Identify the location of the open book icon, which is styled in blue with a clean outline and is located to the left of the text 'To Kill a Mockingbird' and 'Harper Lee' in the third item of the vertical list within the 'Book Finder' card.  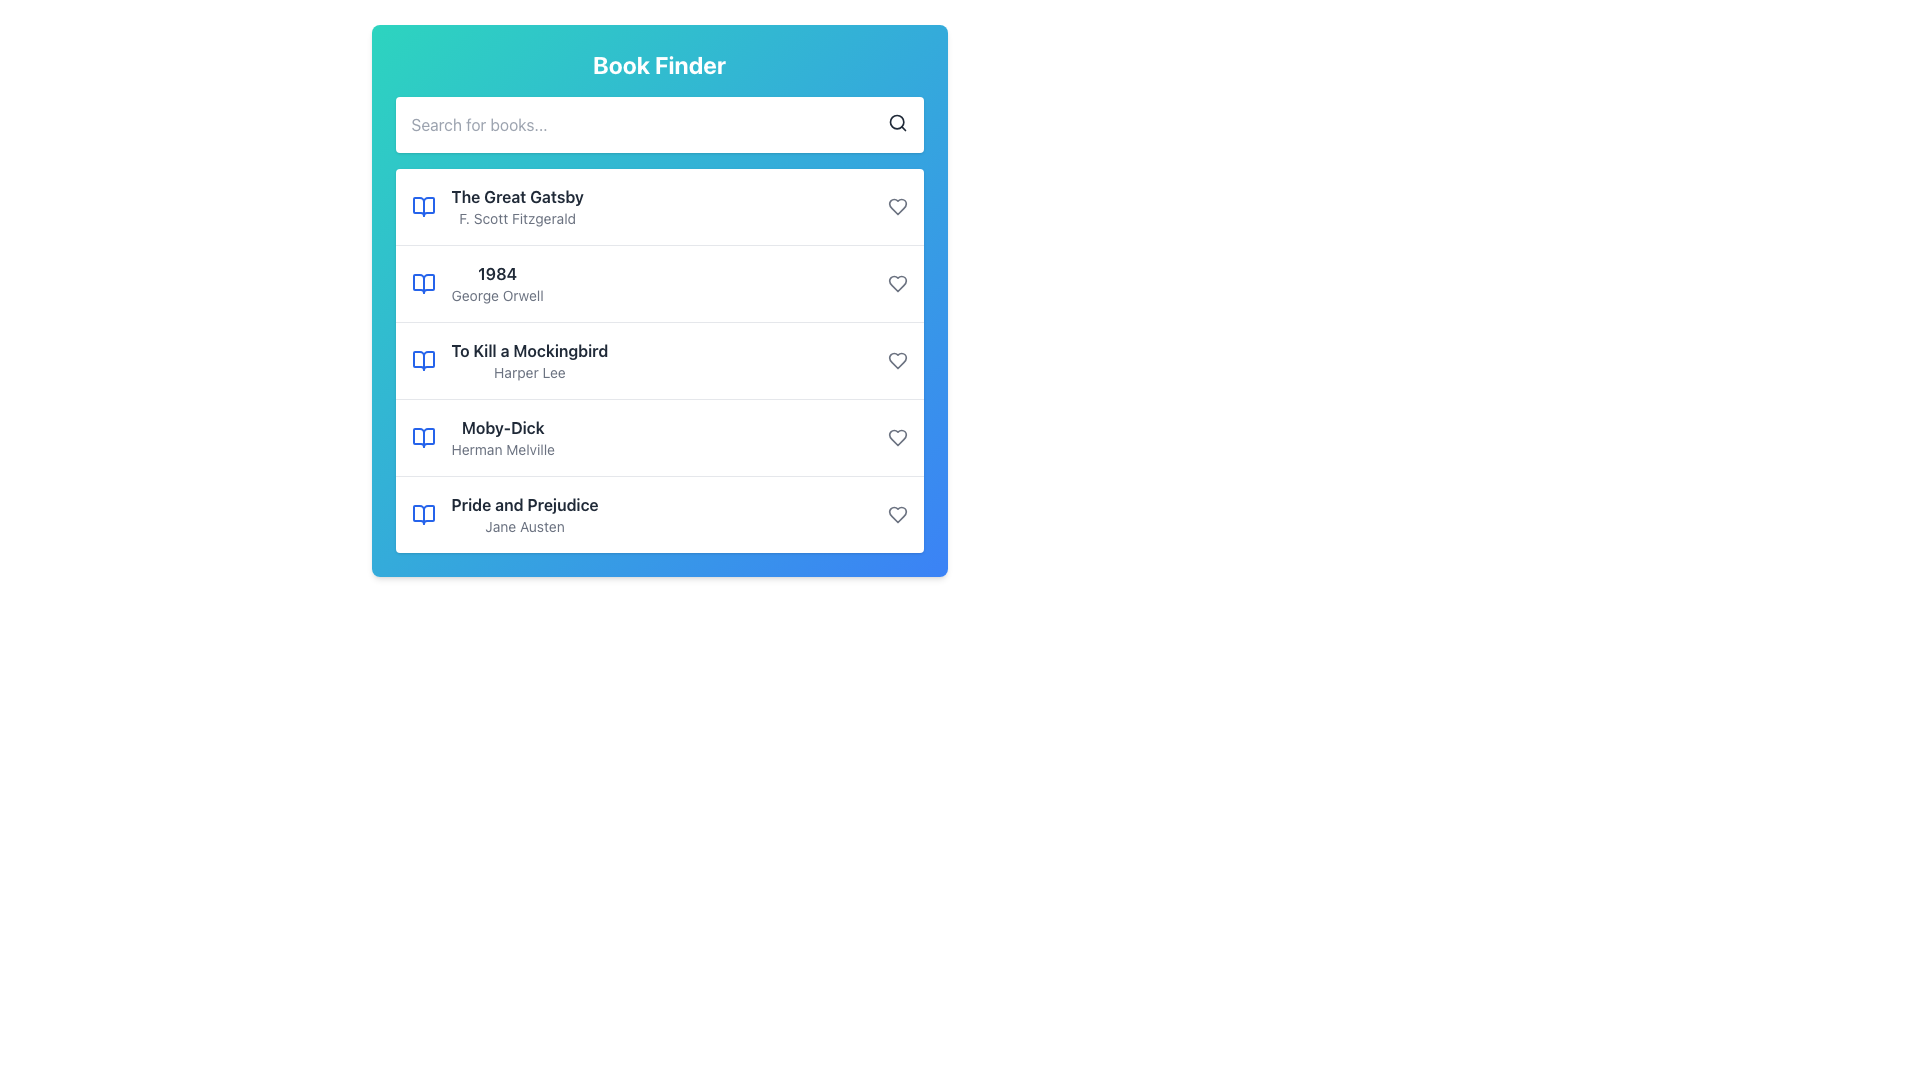
(422, 361).